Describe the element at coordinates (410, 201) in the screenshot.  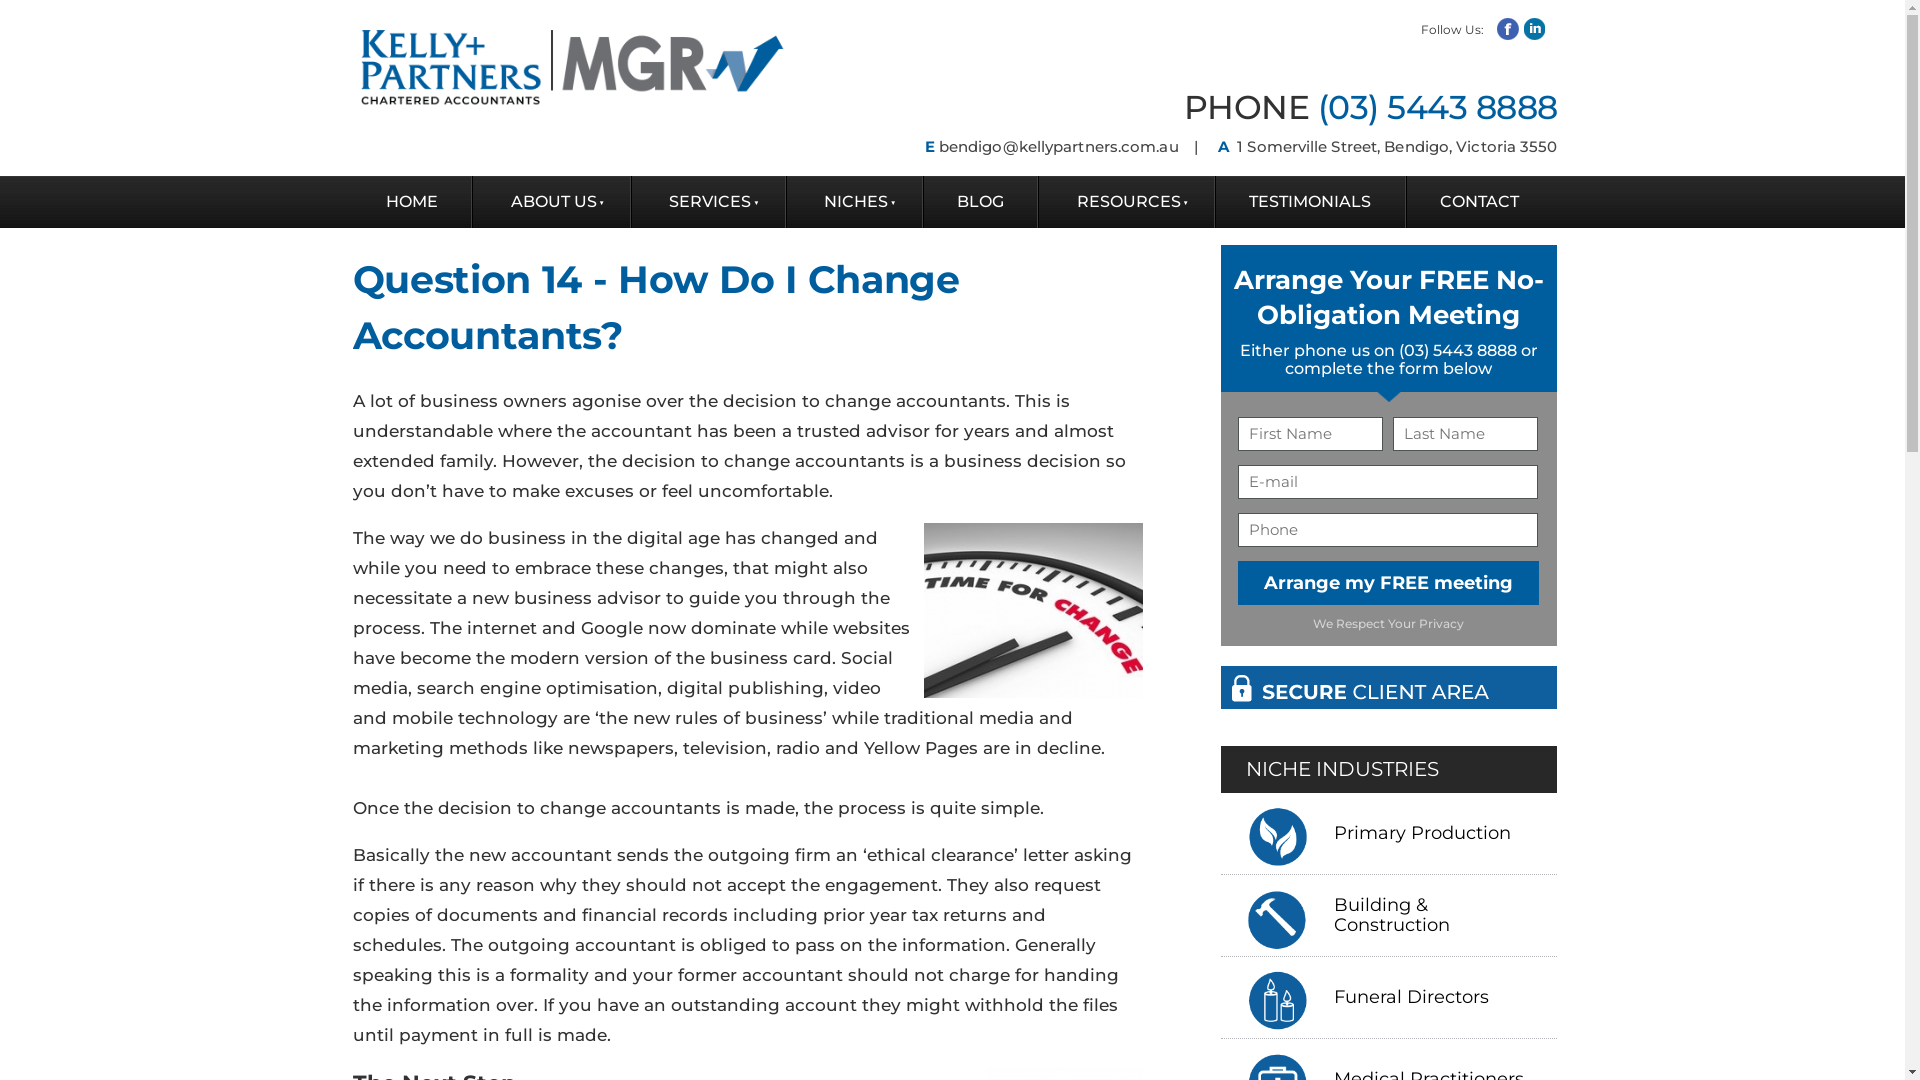
I see `'HOME'` at that location.